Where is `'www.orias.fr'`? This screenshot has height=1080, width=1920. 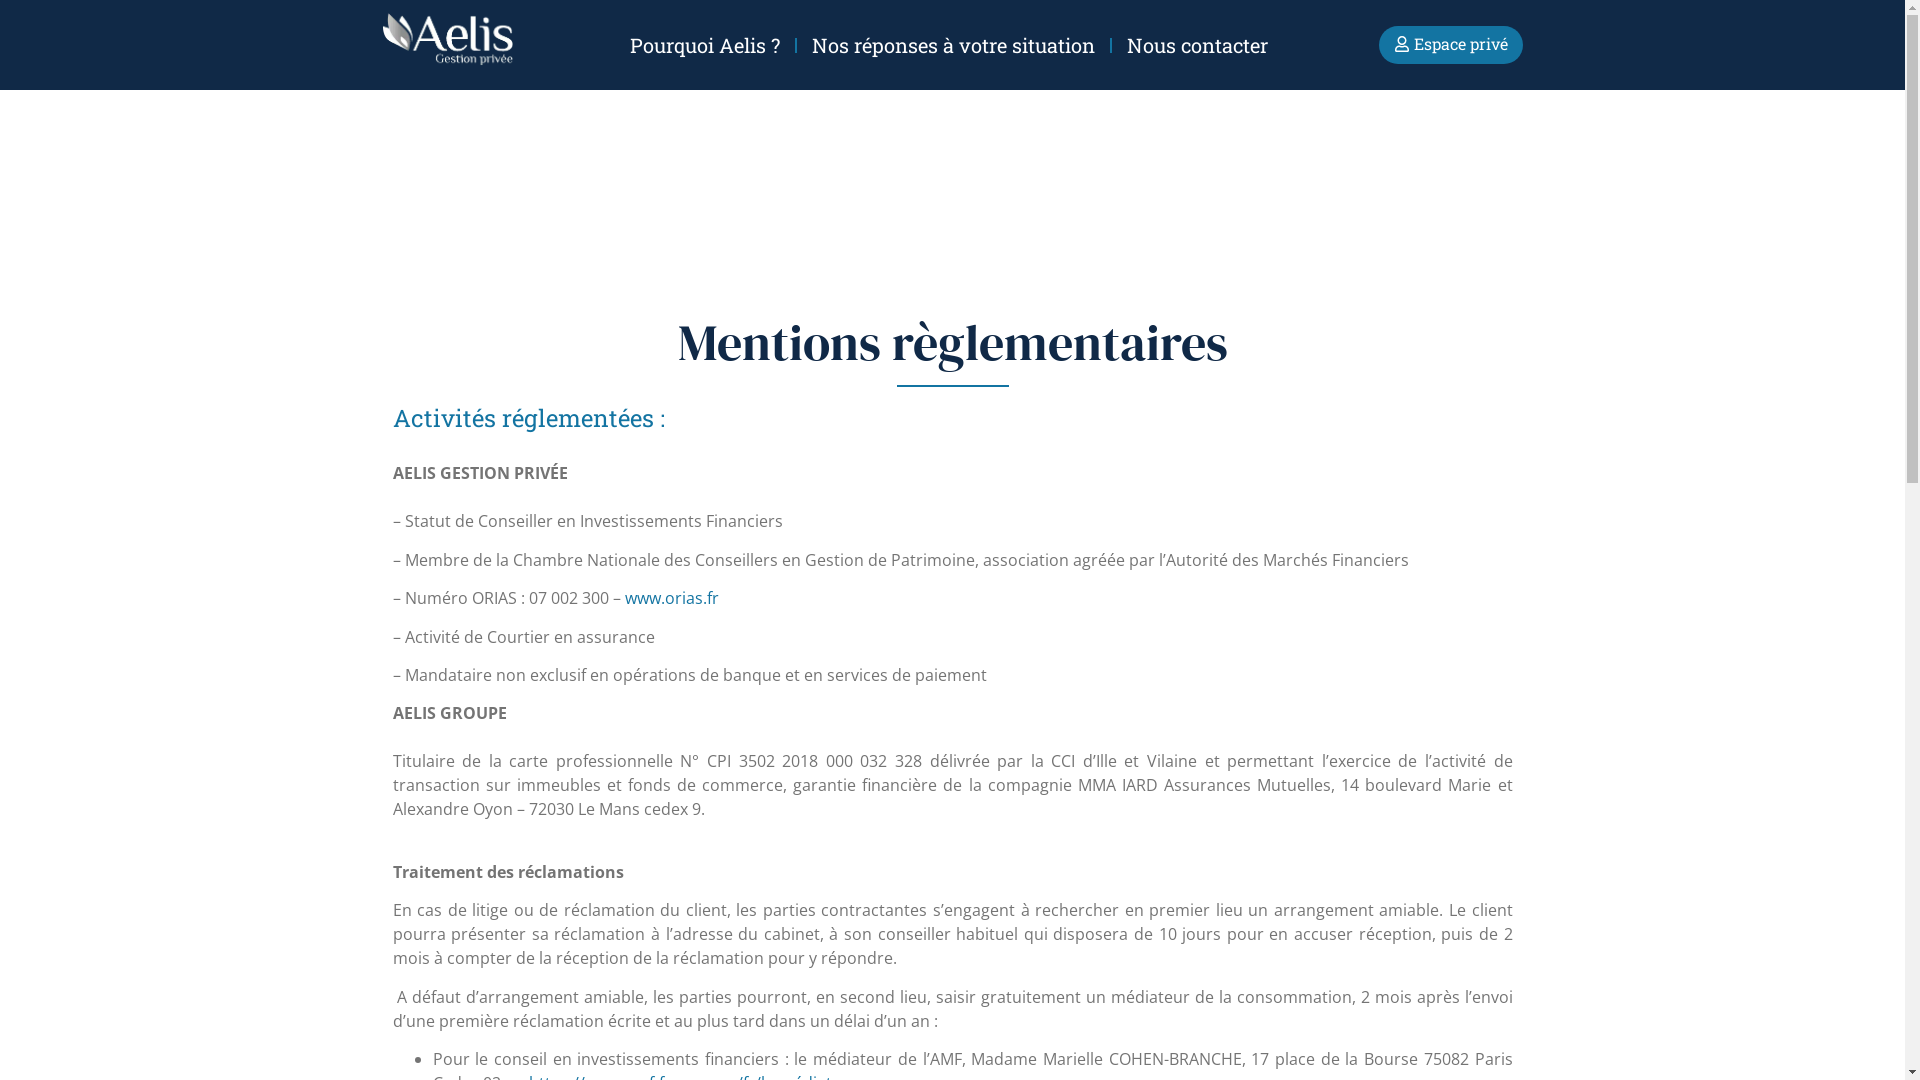 'www.orias.fr' is located at coordinates (671, 596).